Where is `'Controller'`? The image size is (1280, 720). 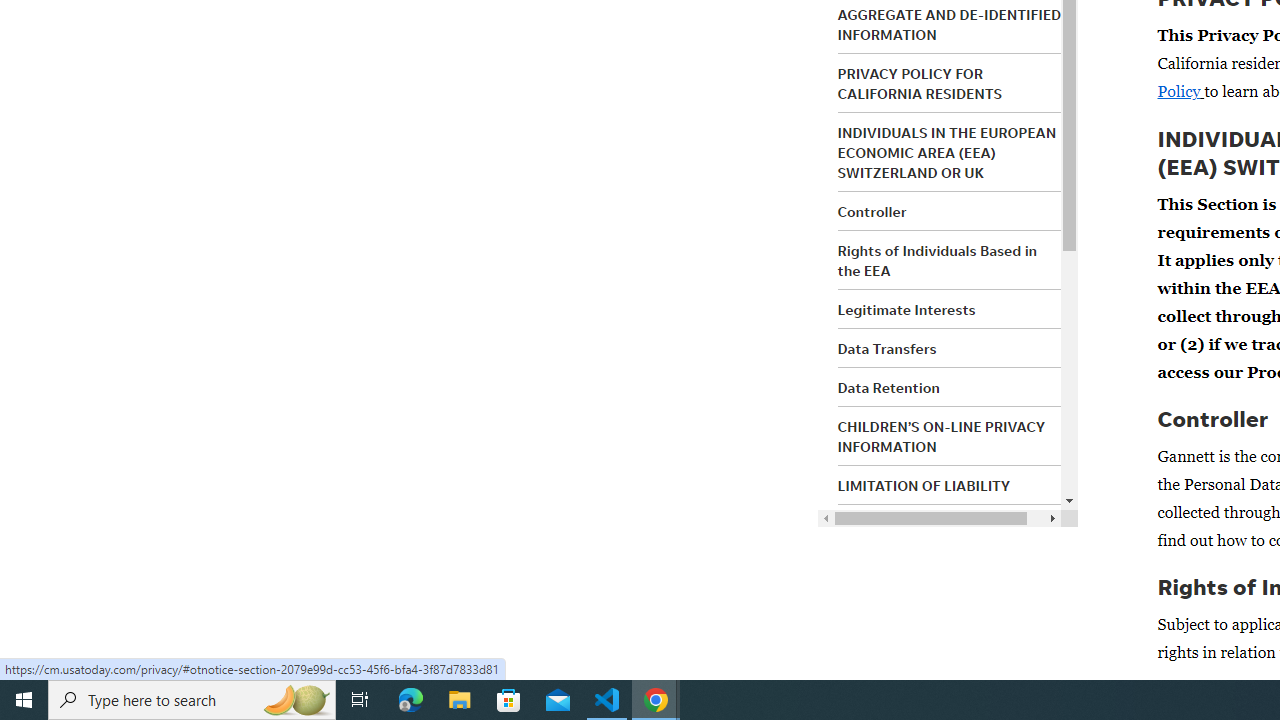 'Controller' is located at coordinates (872, 212).